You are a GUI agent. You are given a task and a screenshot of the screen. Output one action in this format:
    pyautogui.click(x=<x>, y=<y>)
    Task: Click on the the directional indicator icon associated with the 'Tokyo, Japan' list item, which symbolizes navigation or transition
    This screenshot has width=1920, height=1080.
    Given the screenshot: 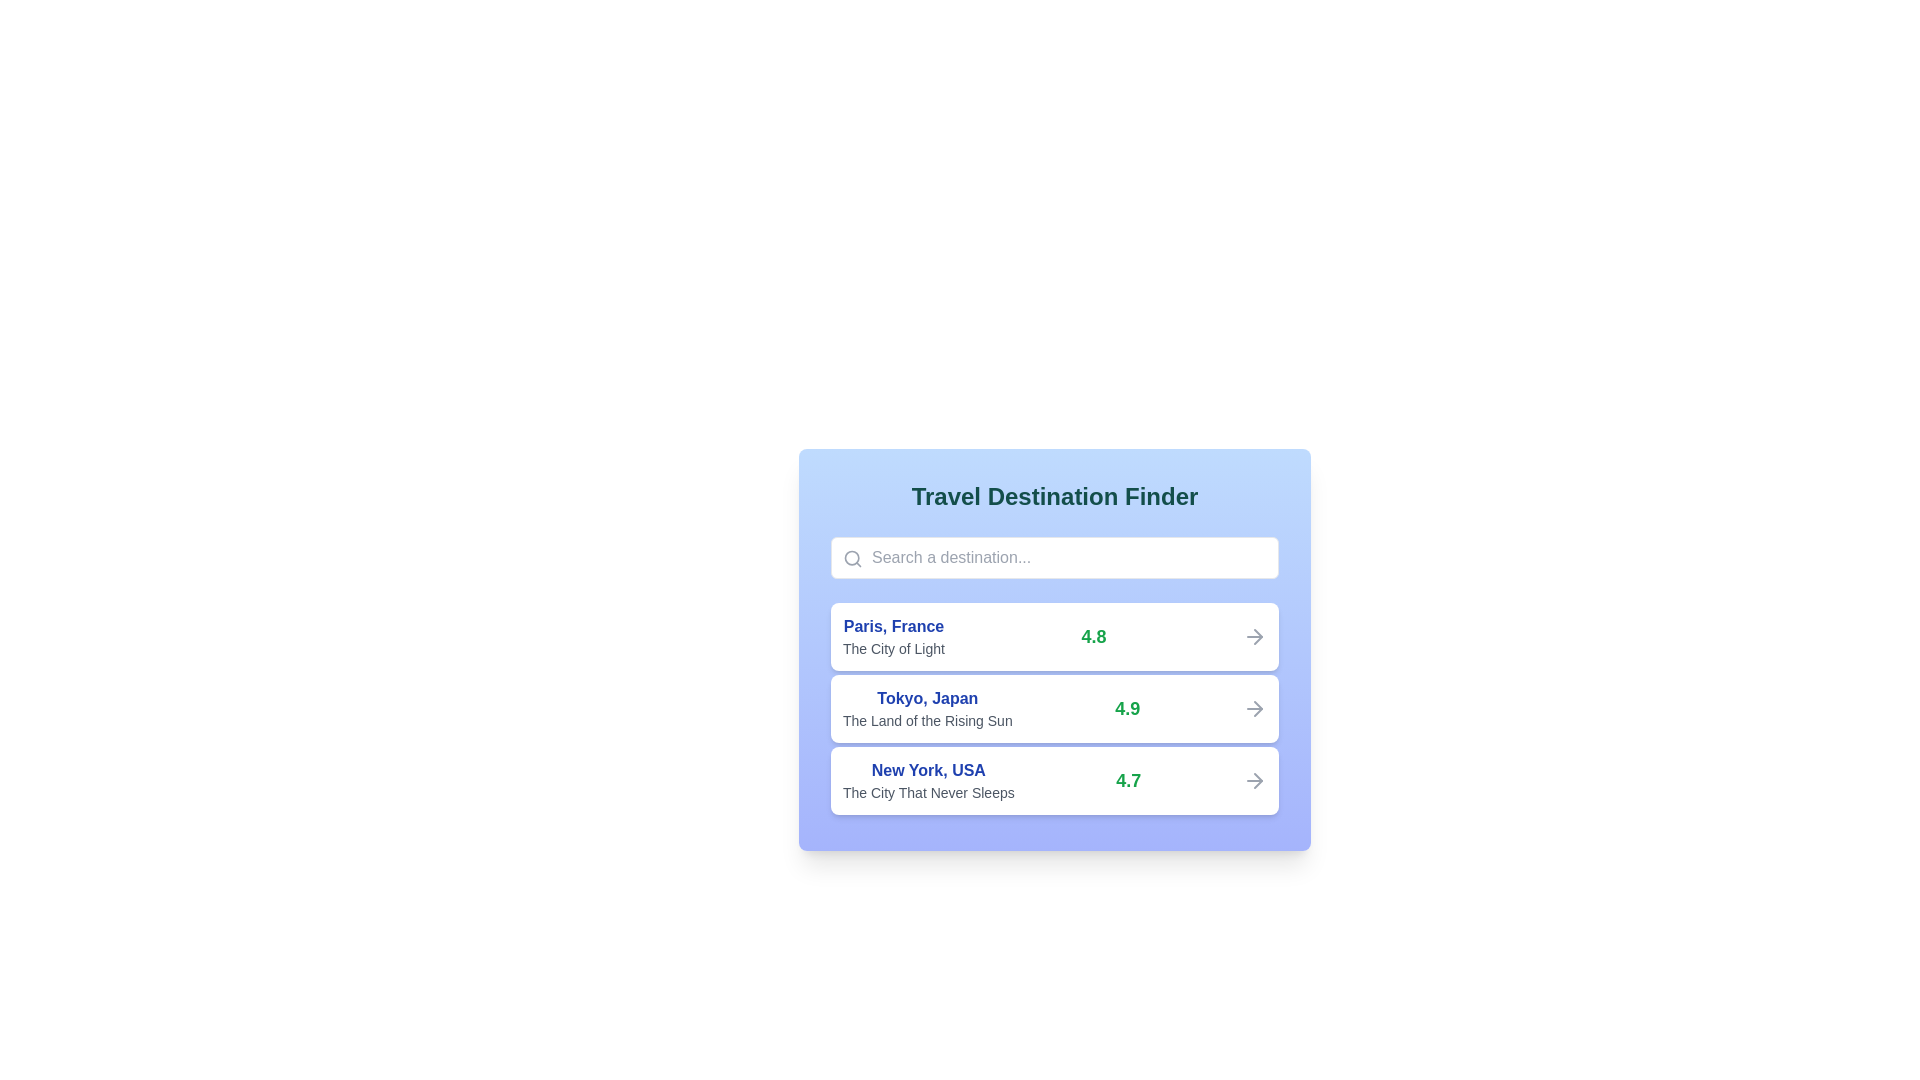 What is the action you would take?
    pyautogui.click(x=1257, y=708)
    